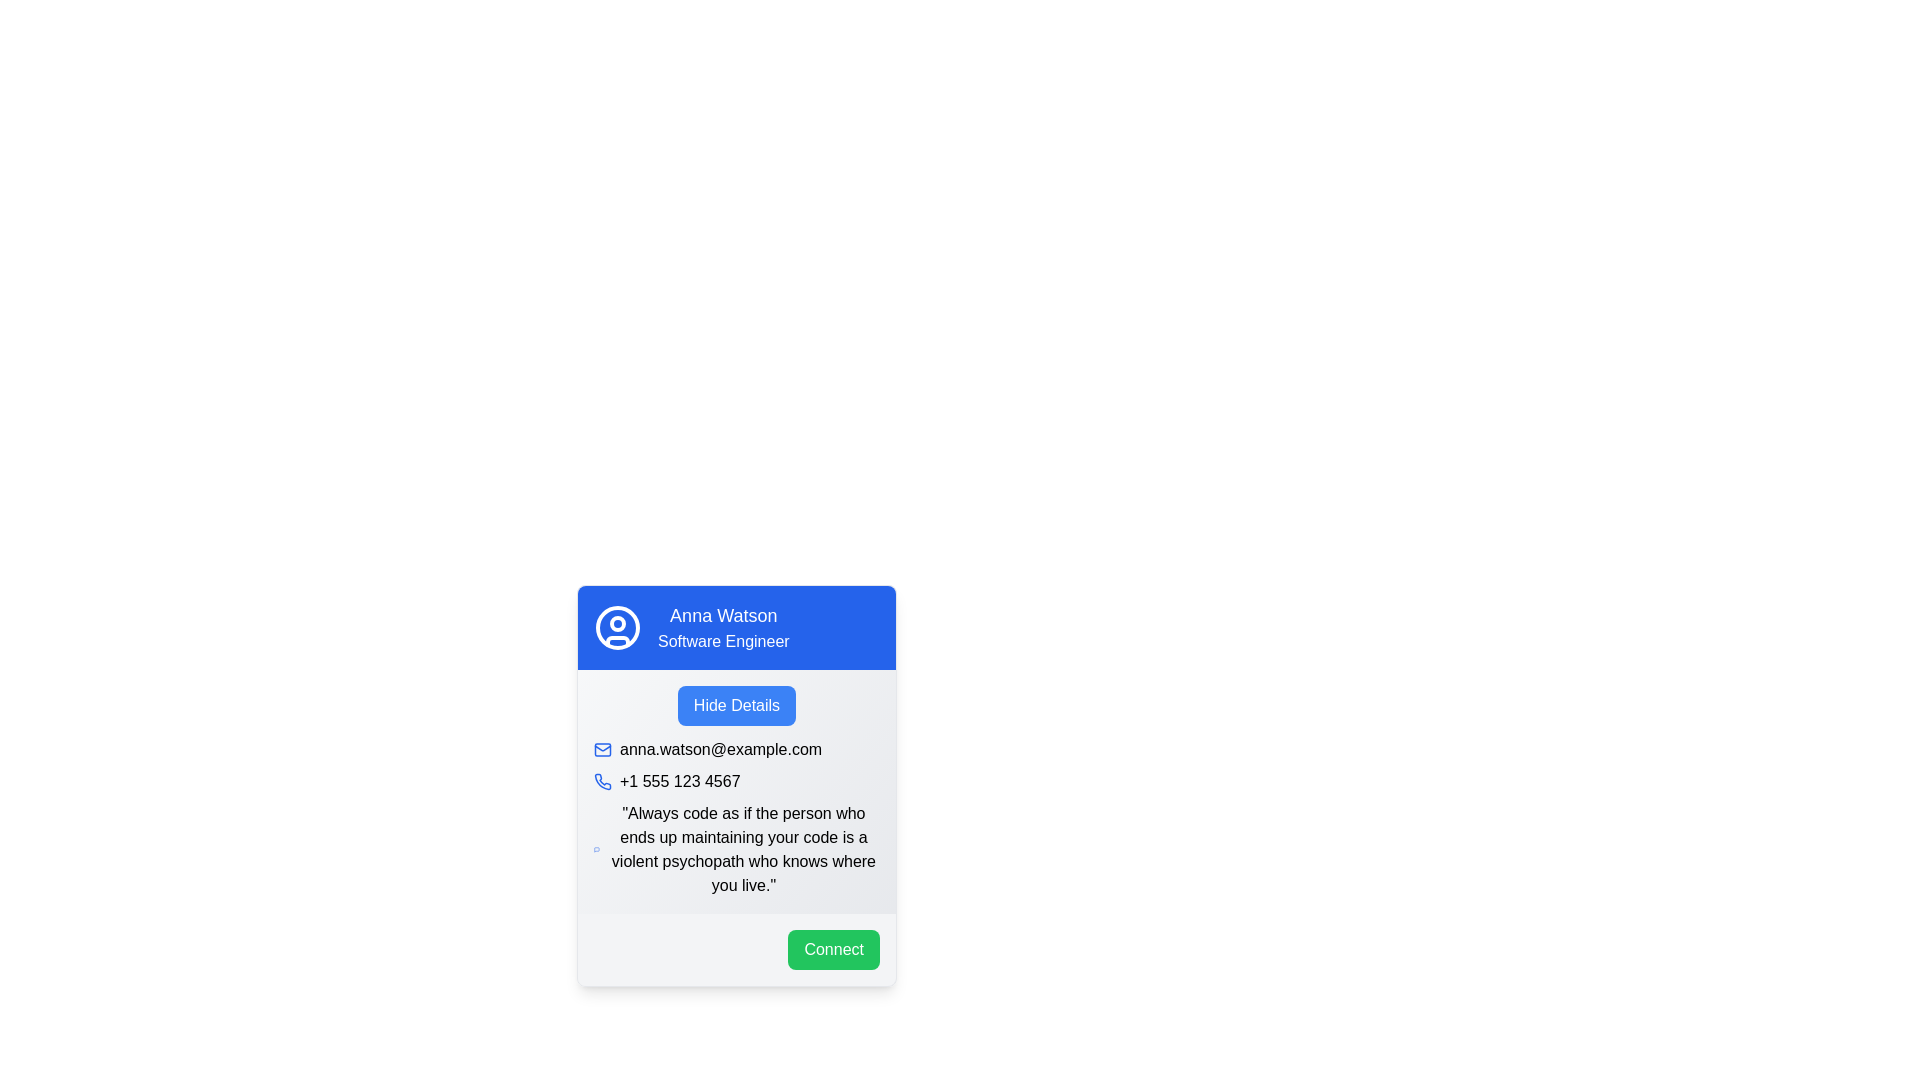 The width and height of the screenshot is (1920, 1080). What do you see at coordinates (834, 948) in the screenshot?
I see `the 'Connect' button located at the bottom-right corner of the card` at bounding box center [834, 948].